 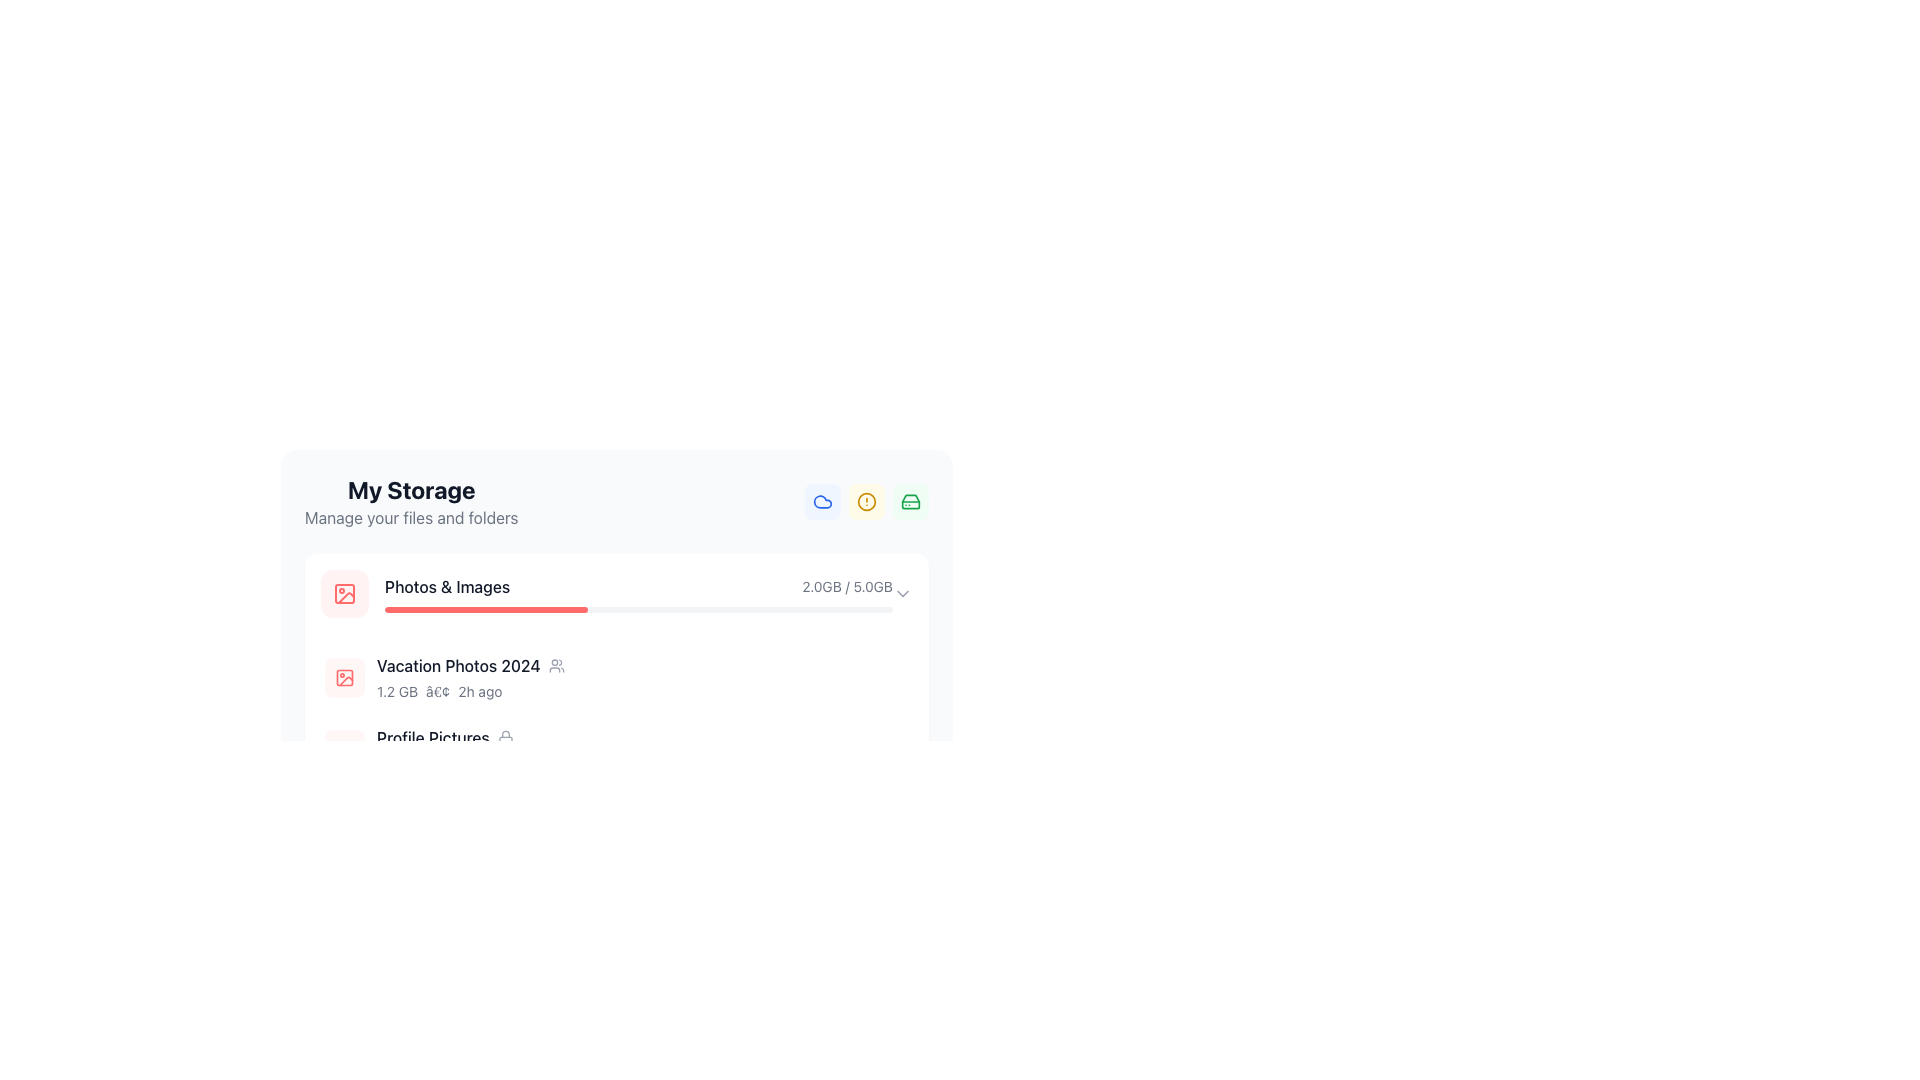 What do you see at coordinates (822, 500) in the screenshot?
I see `the cloud-shaped icon with a blue outline and a white background located in the top-right section of the interface to interact with the storage-related feature it represents` at bounding box center [822, 500].